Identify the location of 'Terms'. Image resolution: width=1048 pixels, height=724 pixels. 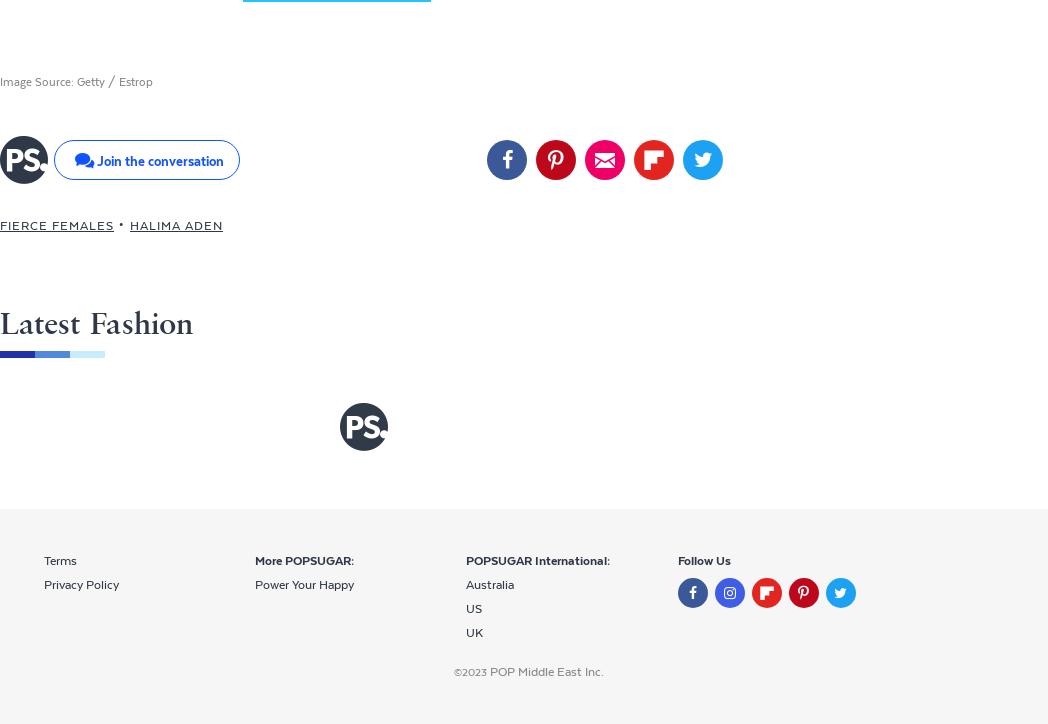
(60, 561).